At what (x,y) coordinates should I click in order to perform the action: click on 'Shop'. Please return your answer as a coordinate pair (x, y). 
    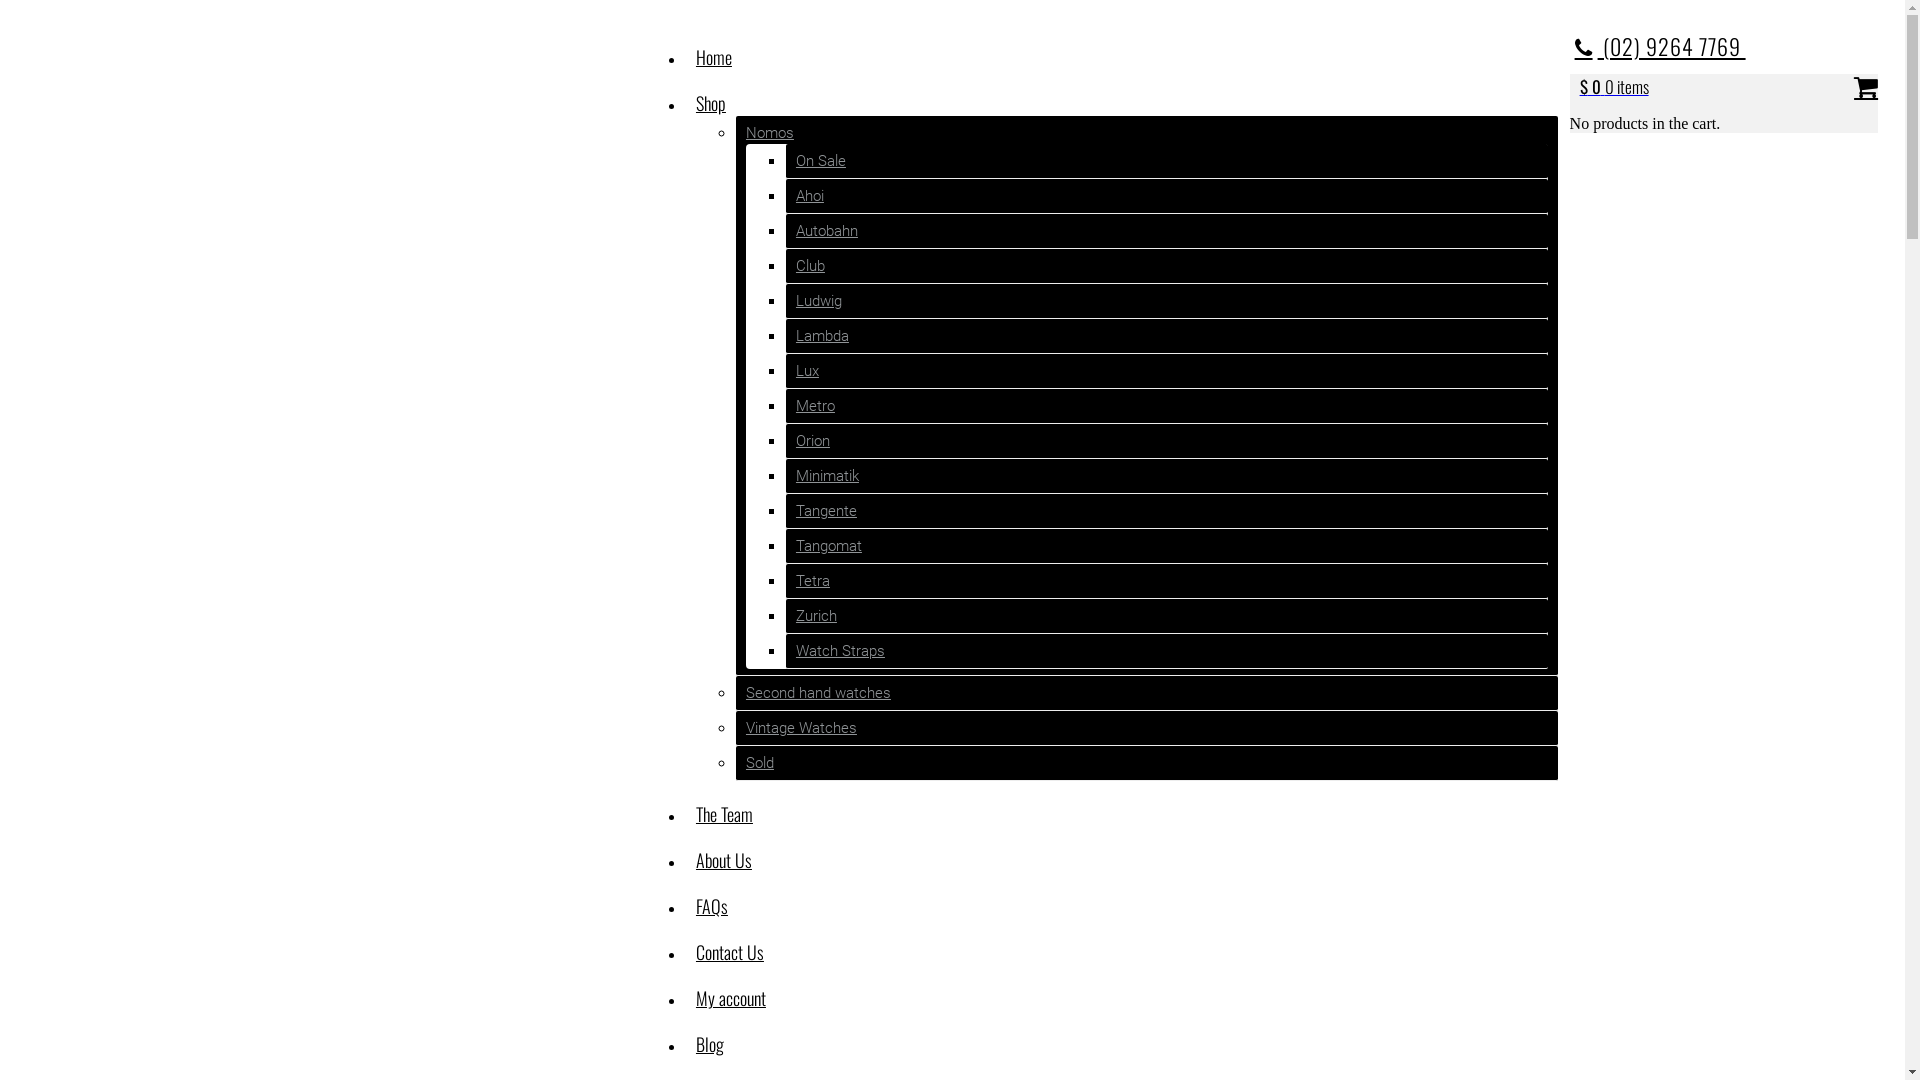
    Looking at the image, I should click on (710, 103).